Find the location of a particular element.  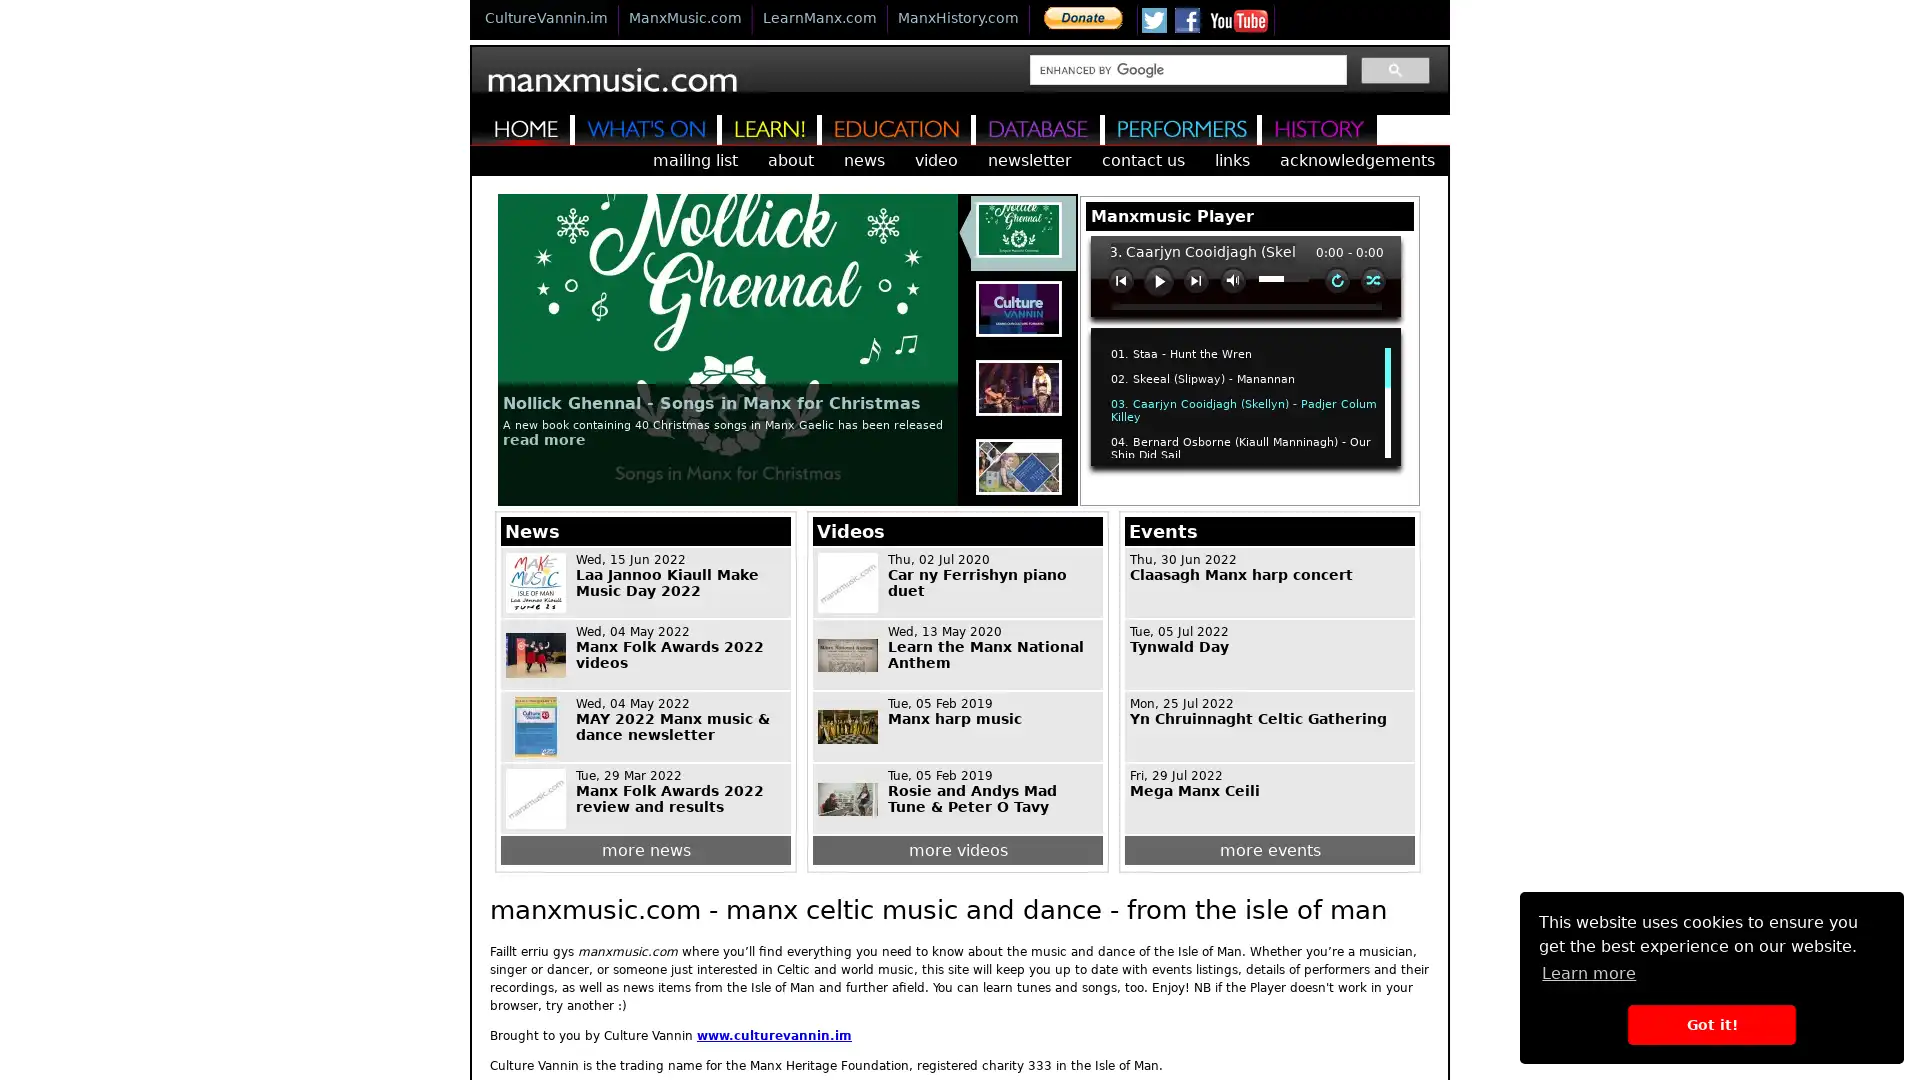

search is located at coordinates (1394, 68).